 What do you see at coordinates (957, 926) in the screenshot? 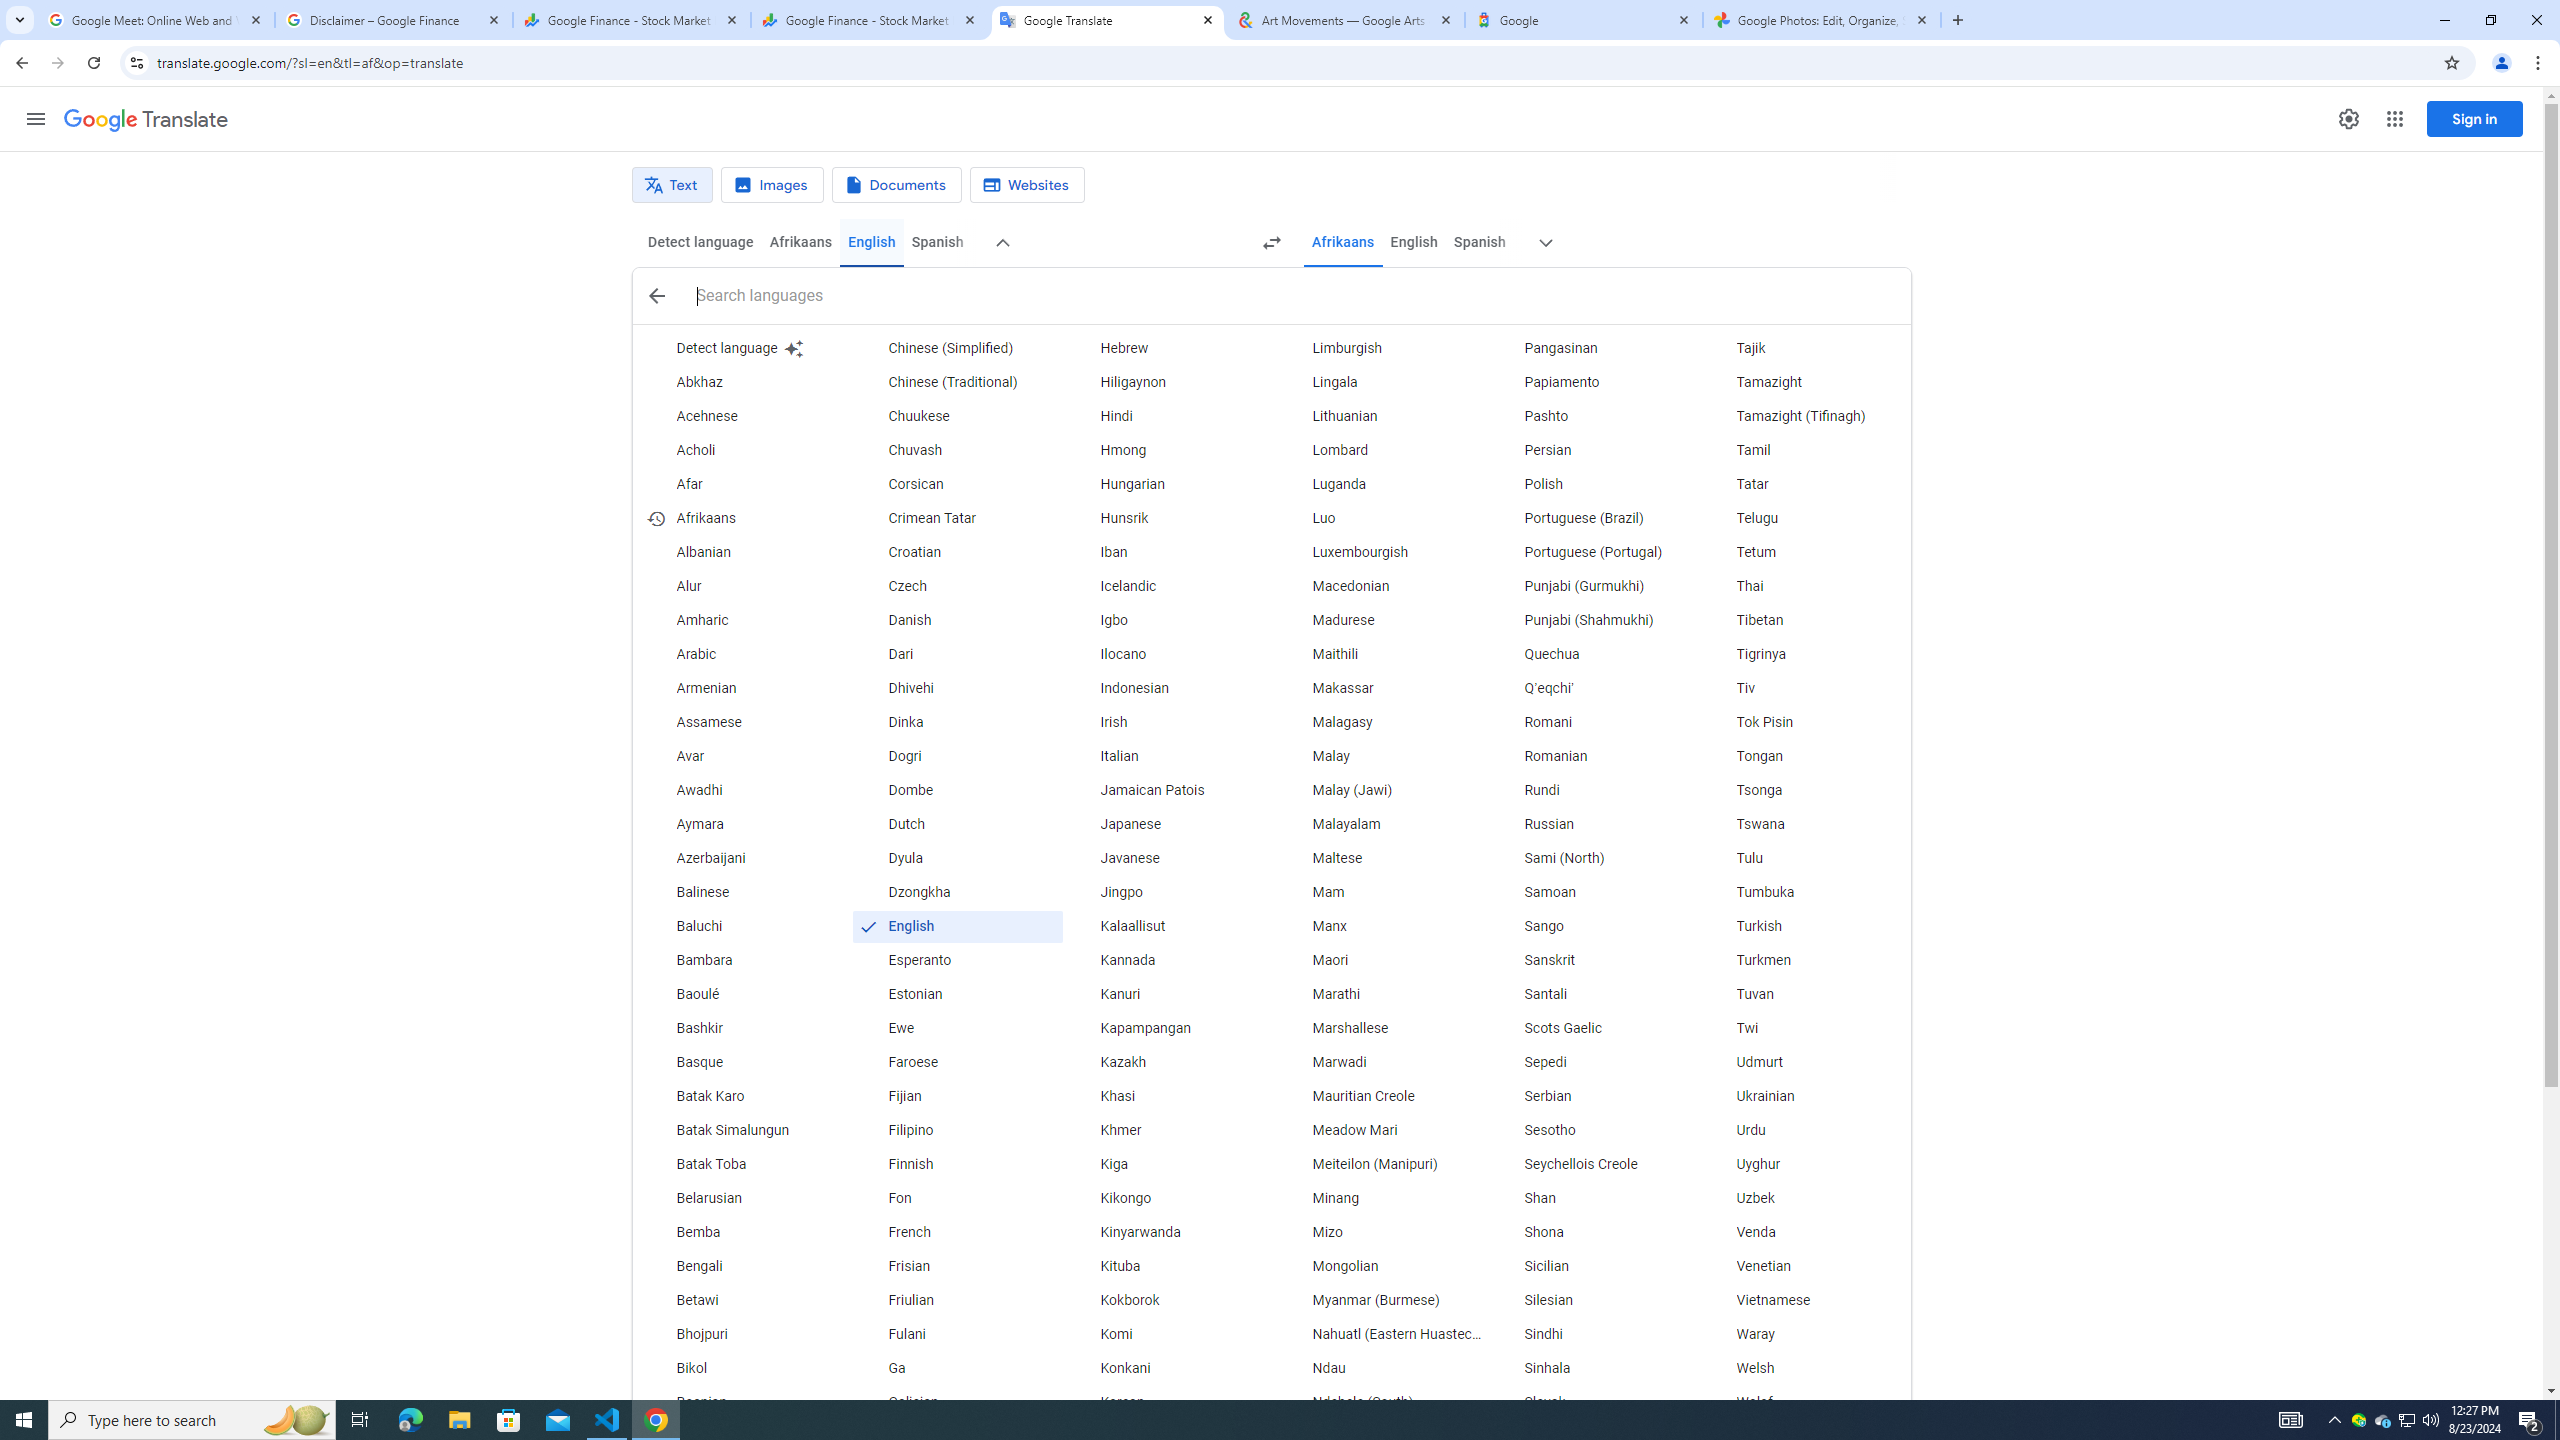
I see `'English (recently used language)'` at bounding box center [957, 926].